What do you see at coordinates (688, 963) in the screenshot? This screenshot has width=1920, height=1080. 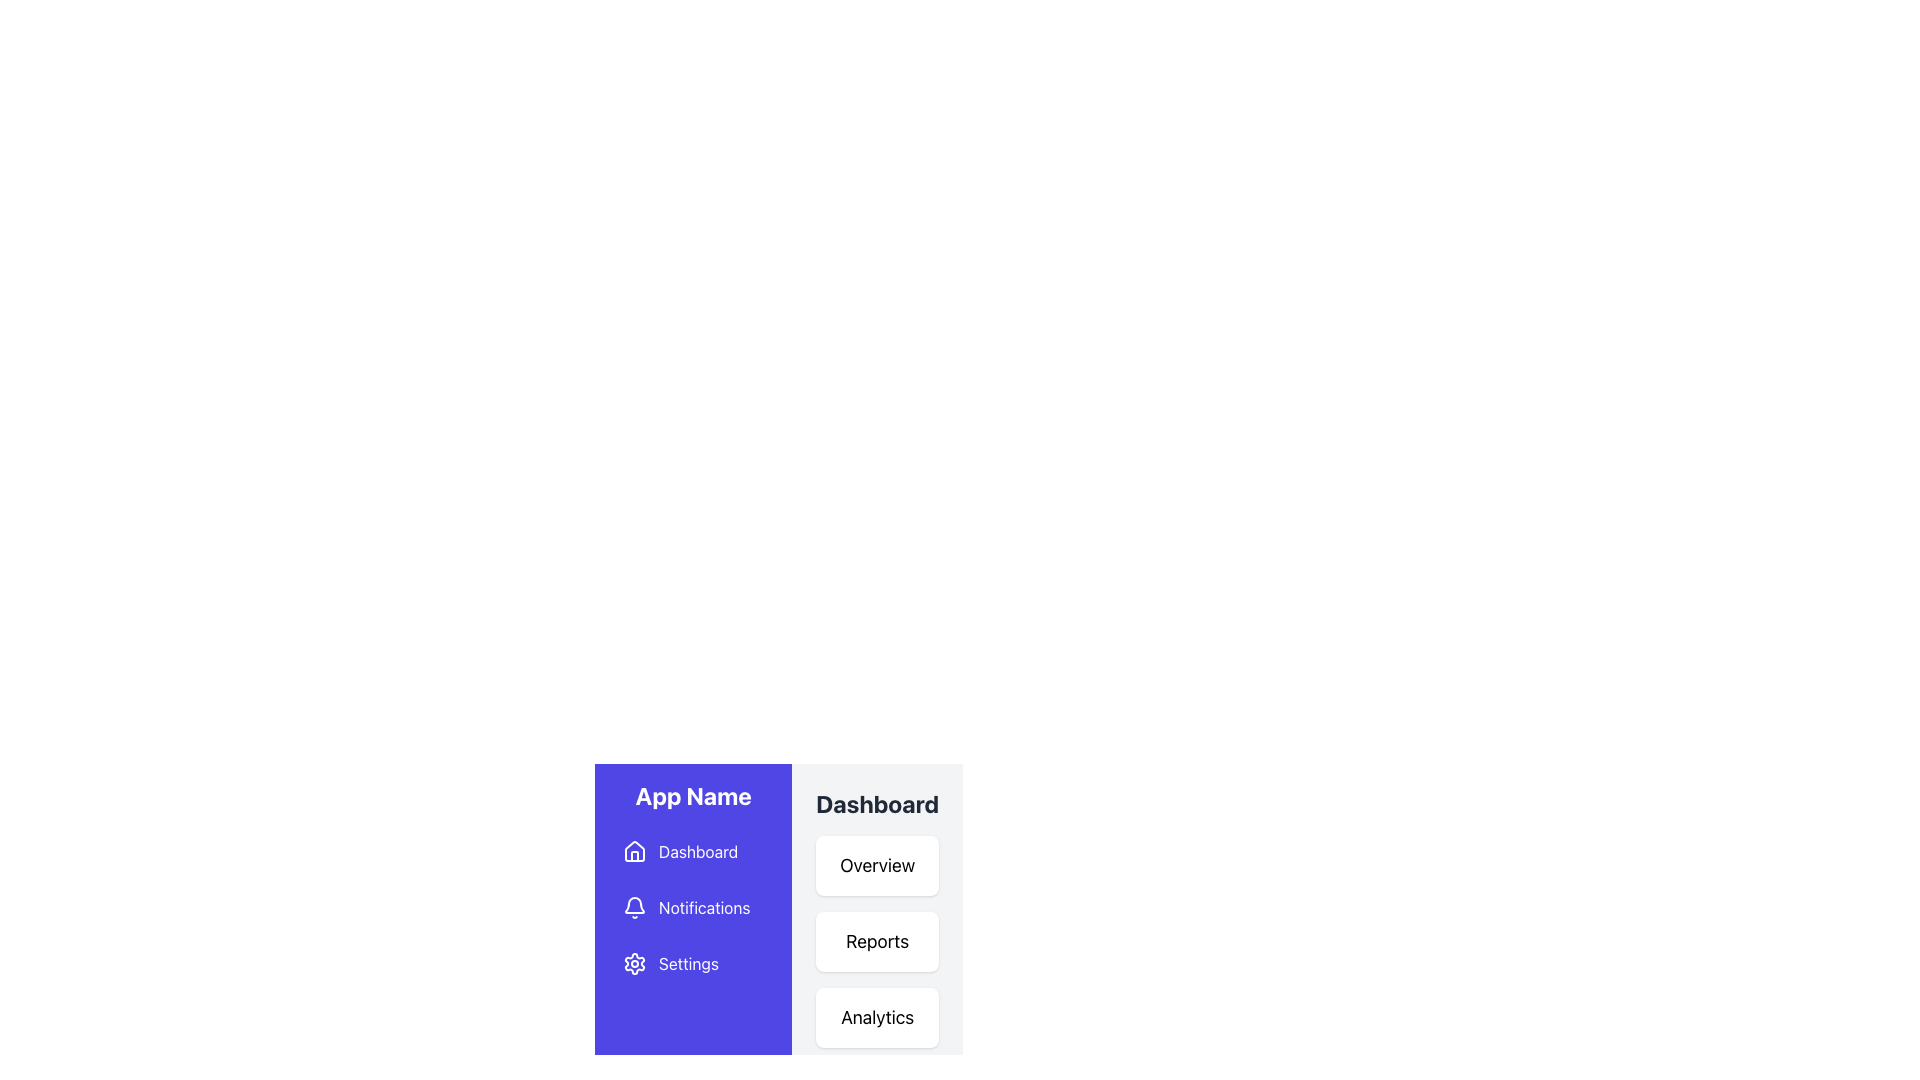 I see `the 'Settings' text label in the blue sidebar, which is positioned below the 'Notifications' item and to the right of the gear icon` at bounding box center [688, 963].